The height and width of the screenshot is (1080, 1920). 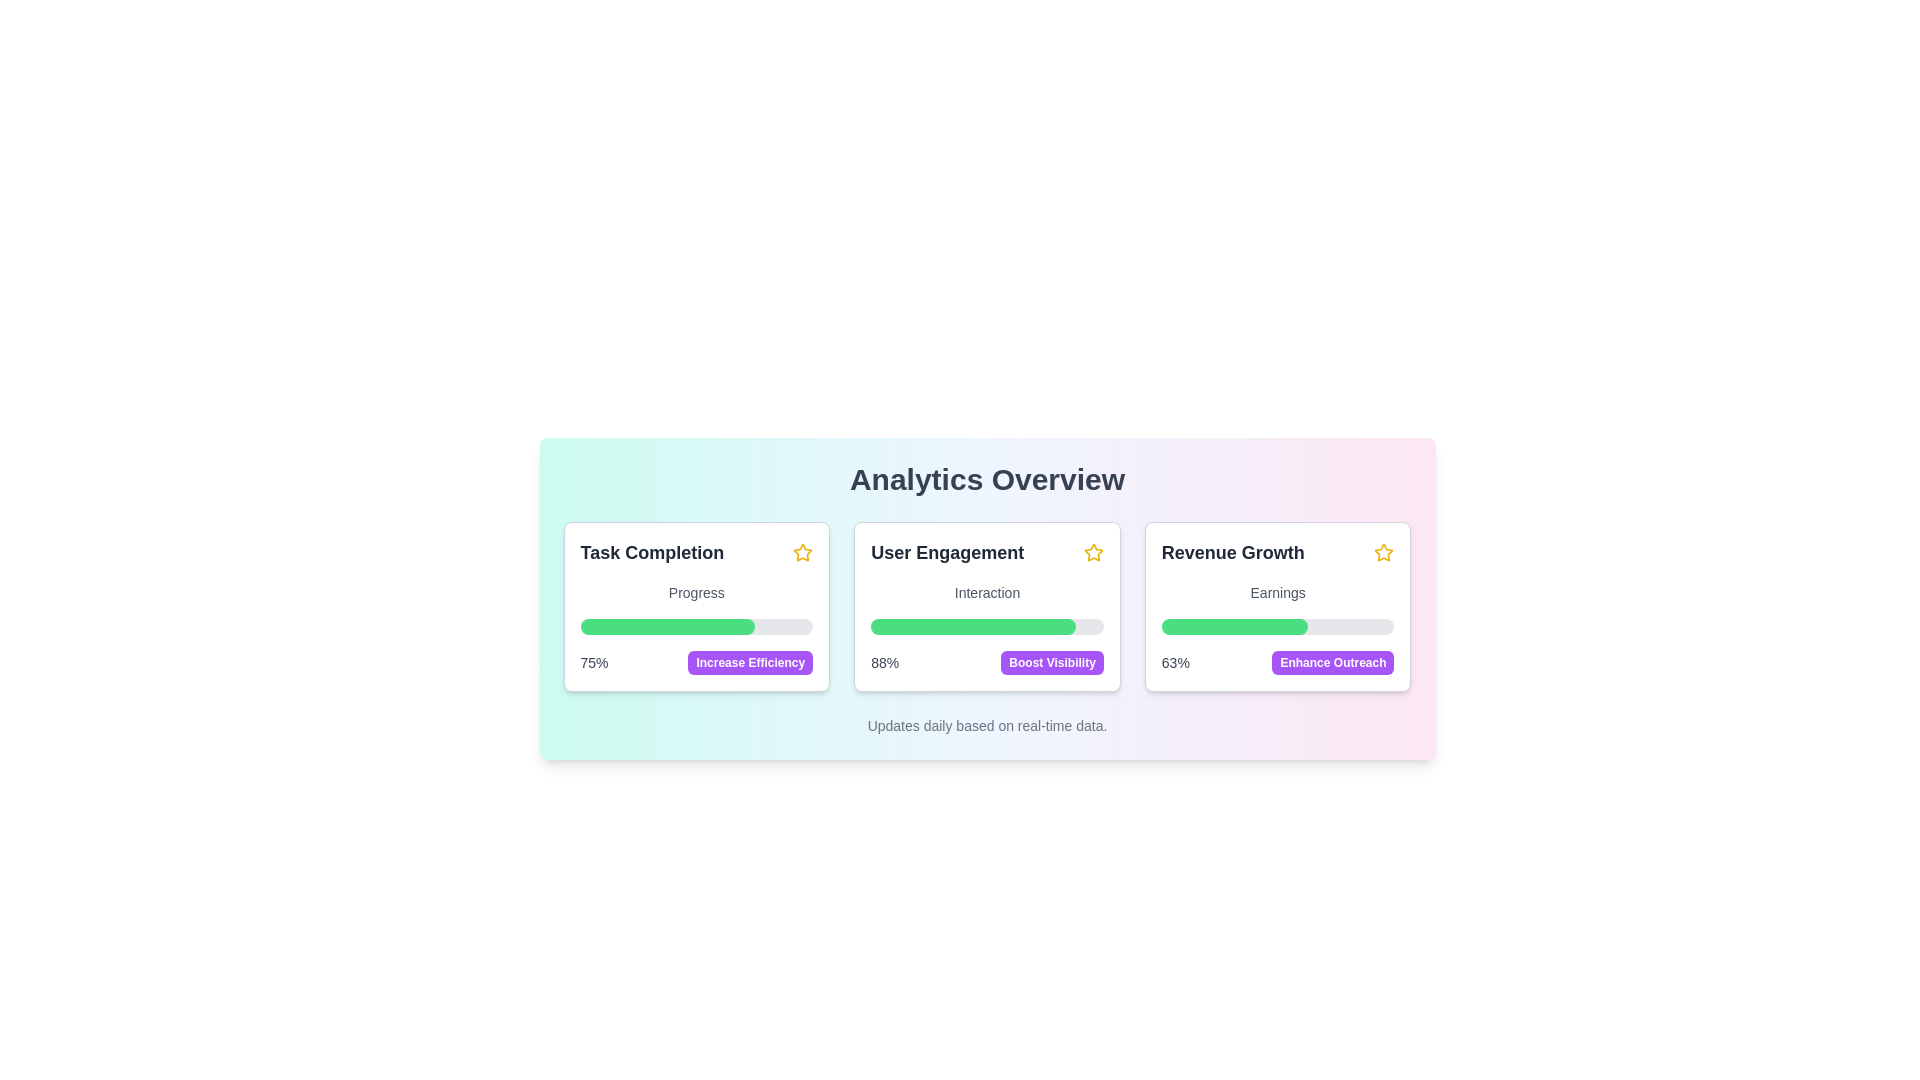 I want to click on the Text Display that shows '63%' within the 'Revenue Growth' card, located slightly to the left of the 'Enhance Outreach' button, so click(x=1175, y=663).